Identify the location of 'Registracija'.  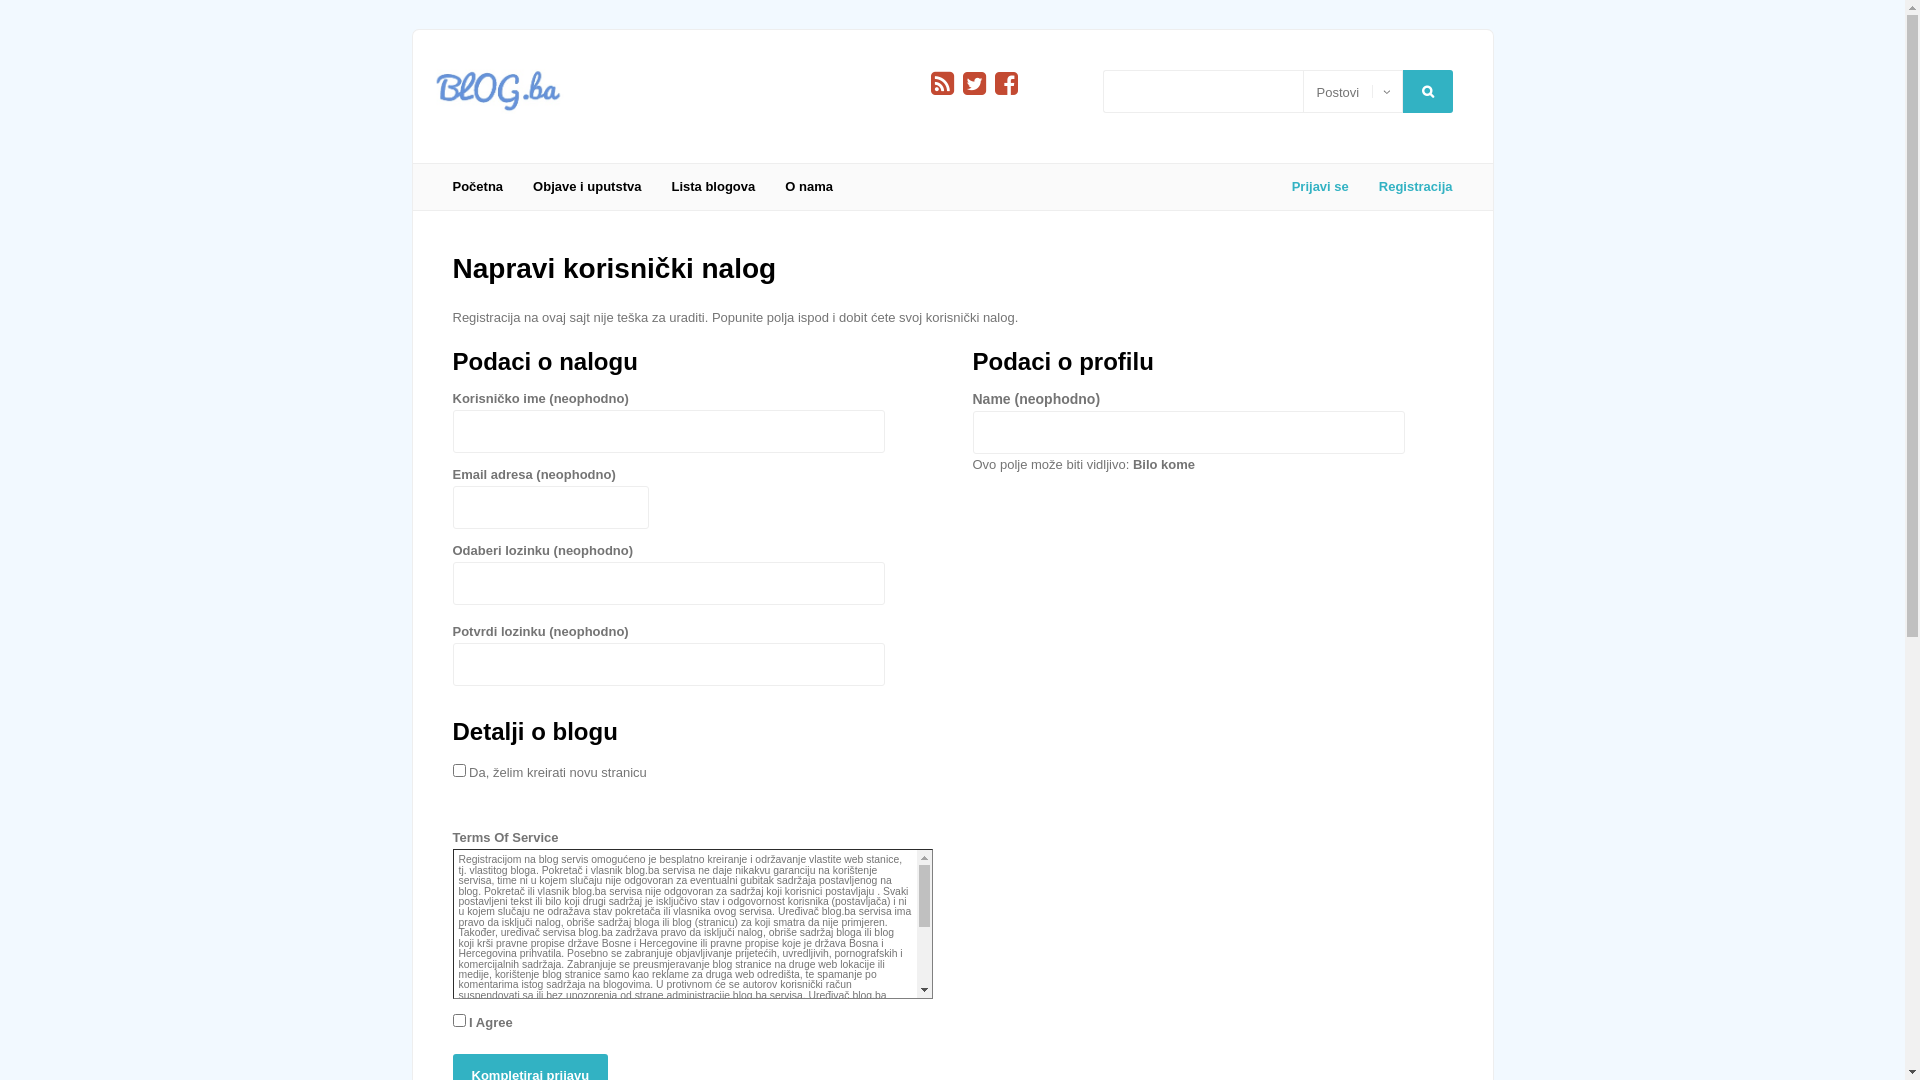
(1407, 186).